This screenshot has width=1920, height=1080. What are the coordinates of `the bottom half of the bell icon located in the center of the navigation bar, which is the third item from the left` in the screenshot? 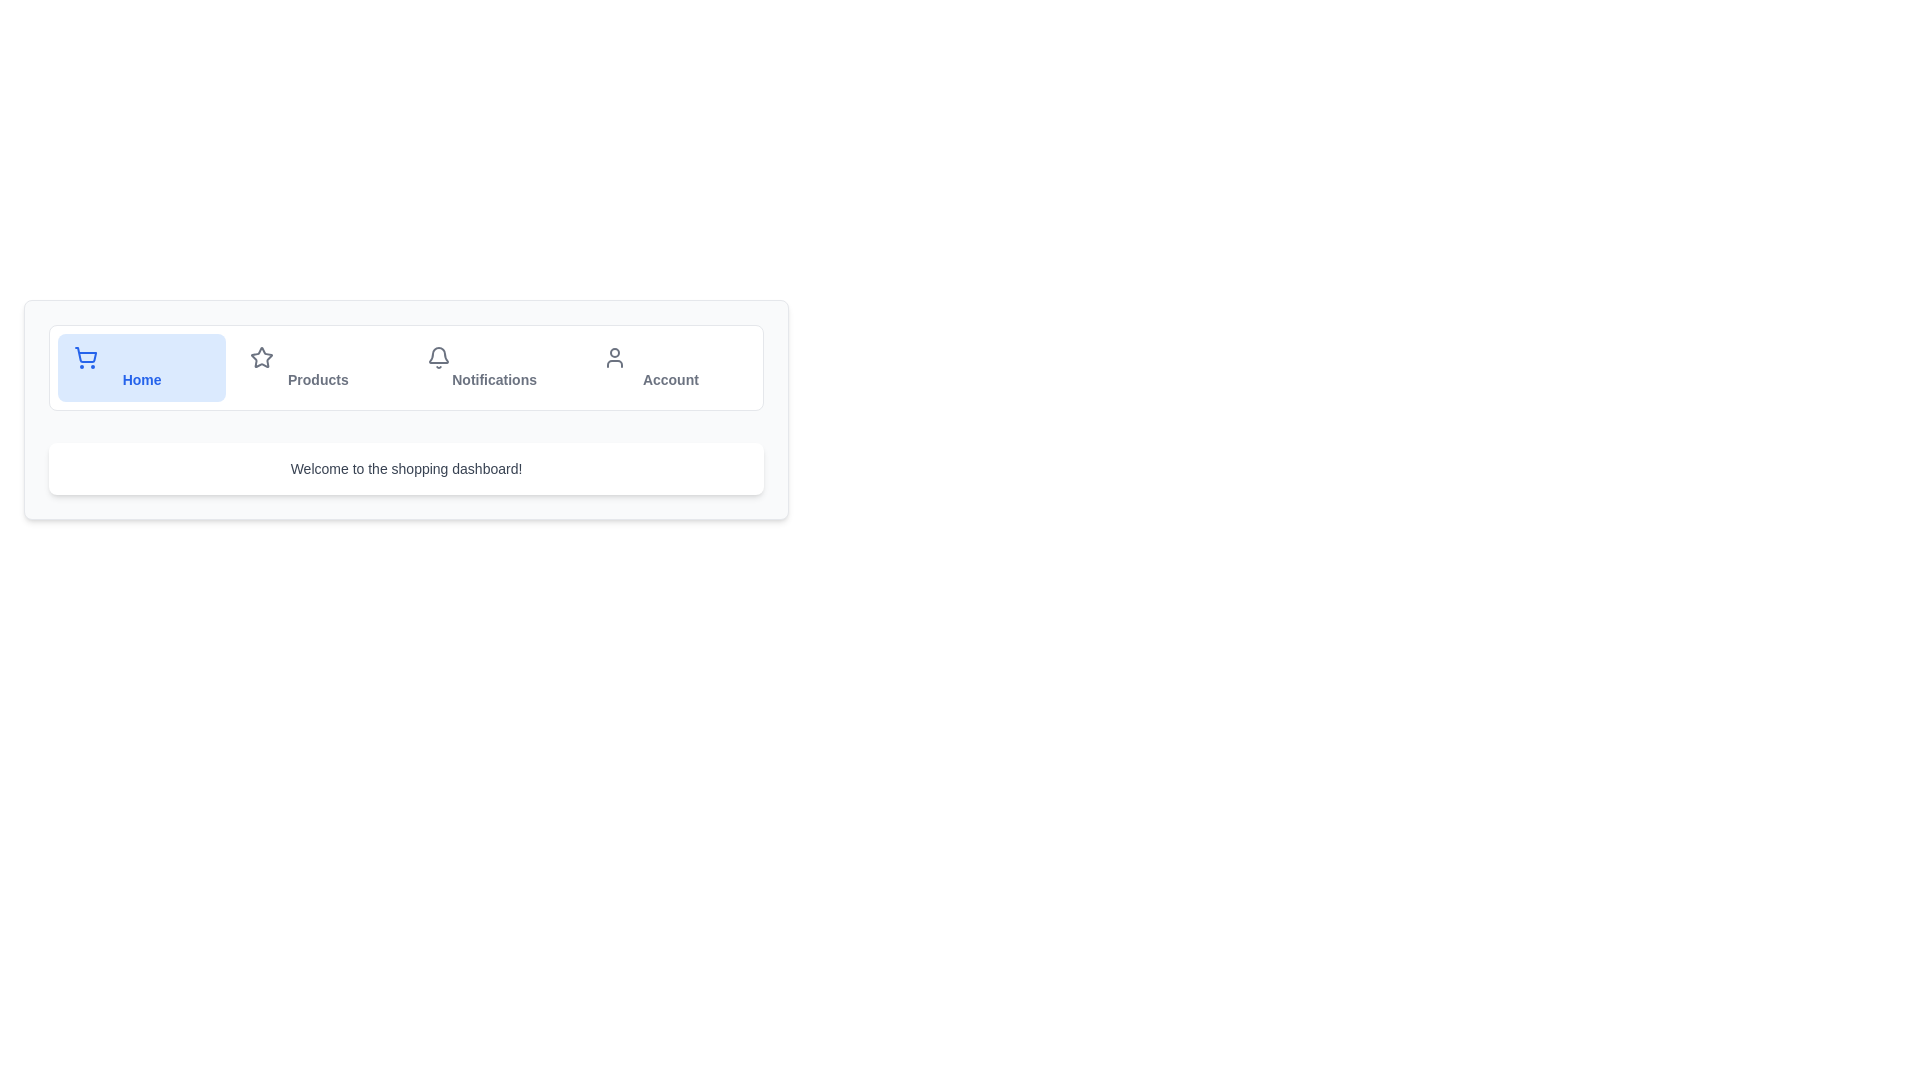 It's located at (437, 354).